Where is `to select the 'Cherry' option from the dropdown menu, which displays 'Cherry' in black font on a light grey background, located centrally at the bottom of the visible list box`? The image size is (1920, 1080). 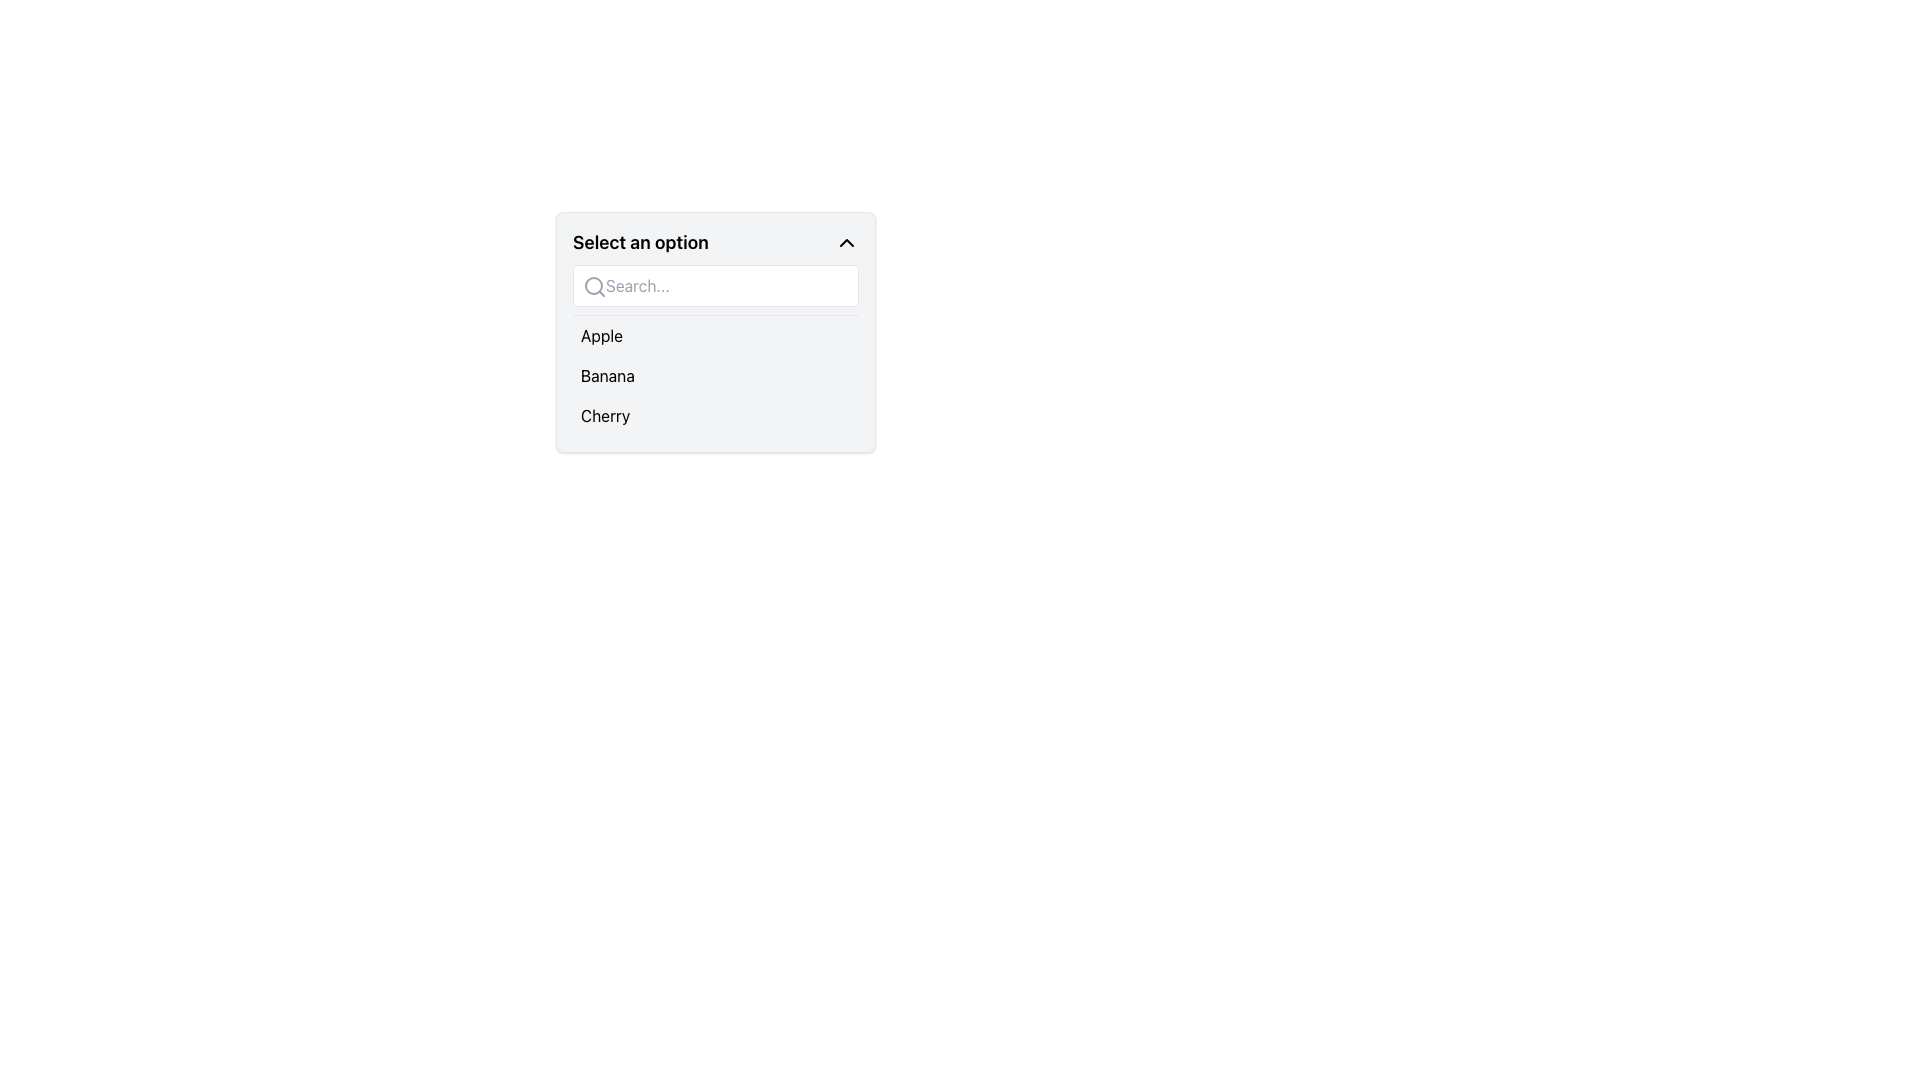 to select the 'Cherry' option from the dropdown menu, which displays 'Cherry' in black font on a light grey background, located centrally at the bottom of the visible list box is located at coordinates (715, 415).